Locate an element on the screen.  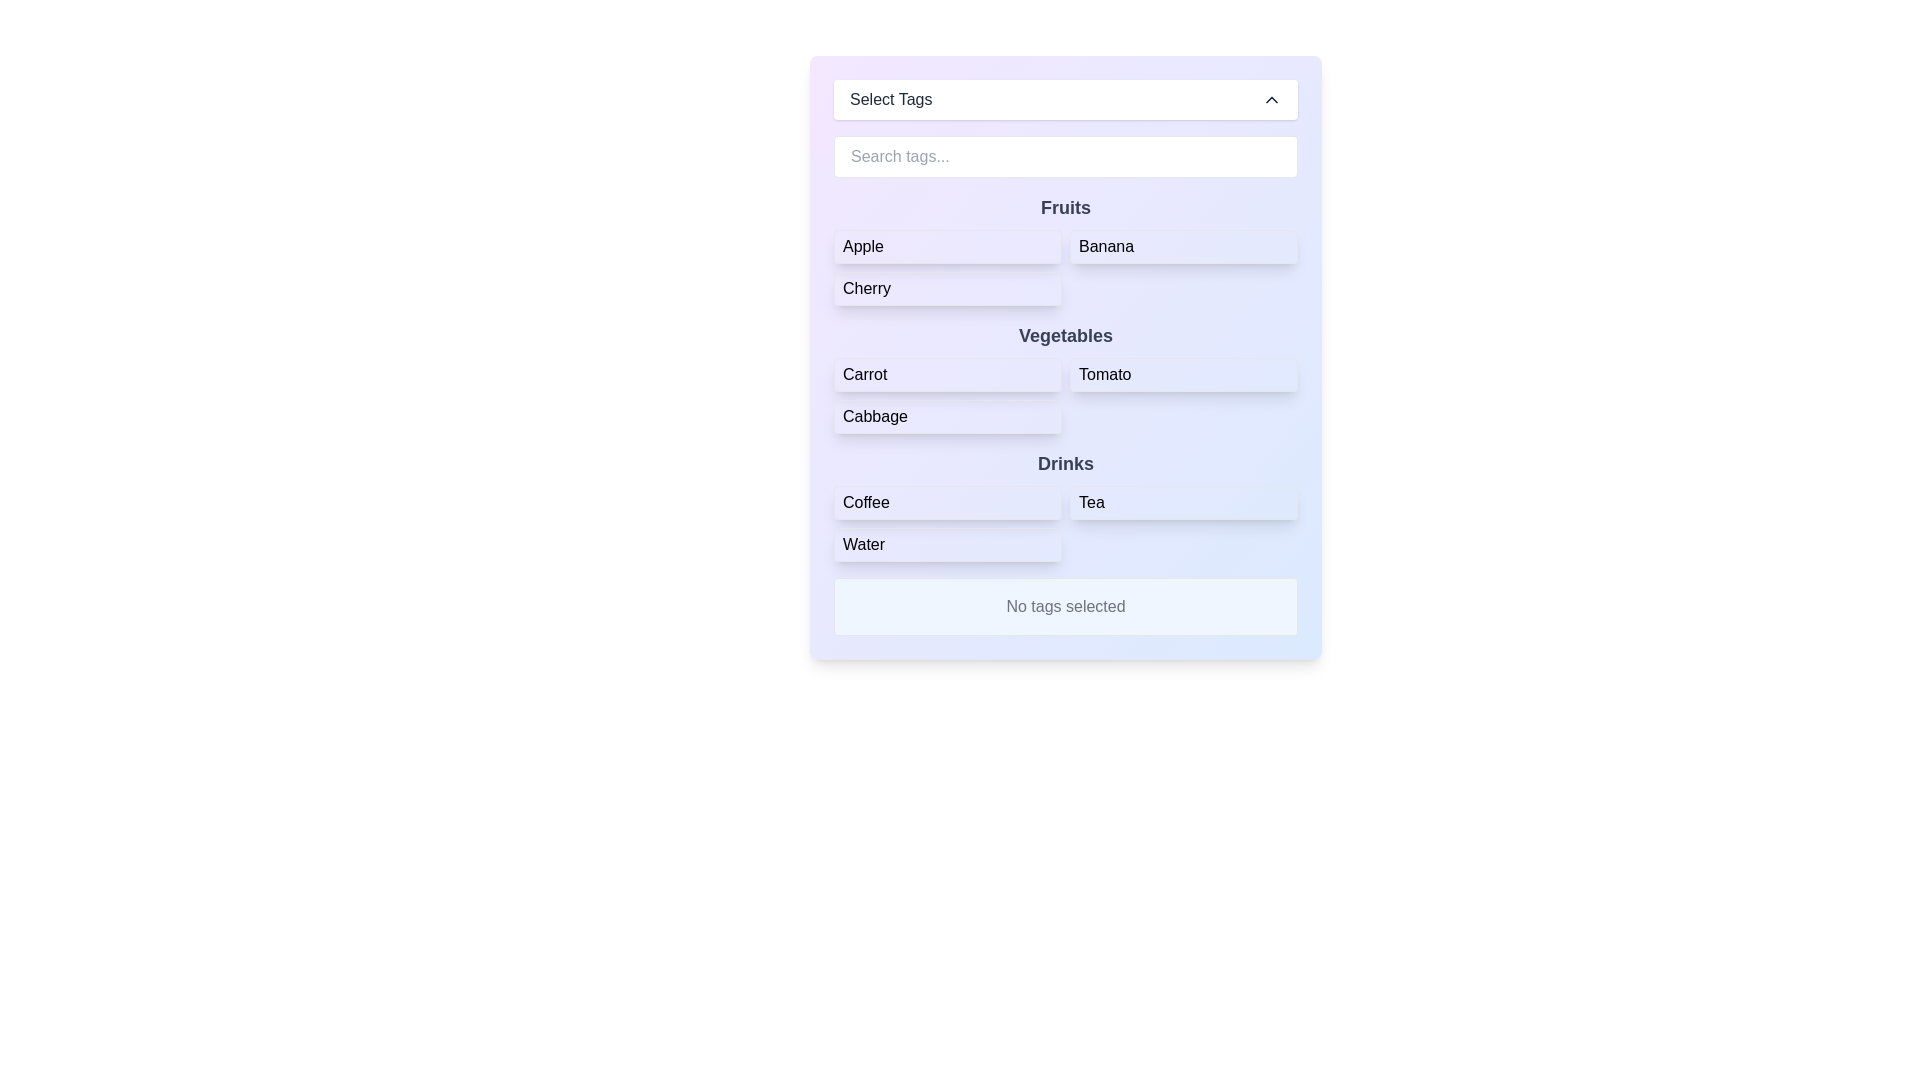
the text label displaying 'Coffee' located in the 'Drinks' section, which is the first item in the row alongside 'Tea' and 'Water' is located at coordinates (866, 501).